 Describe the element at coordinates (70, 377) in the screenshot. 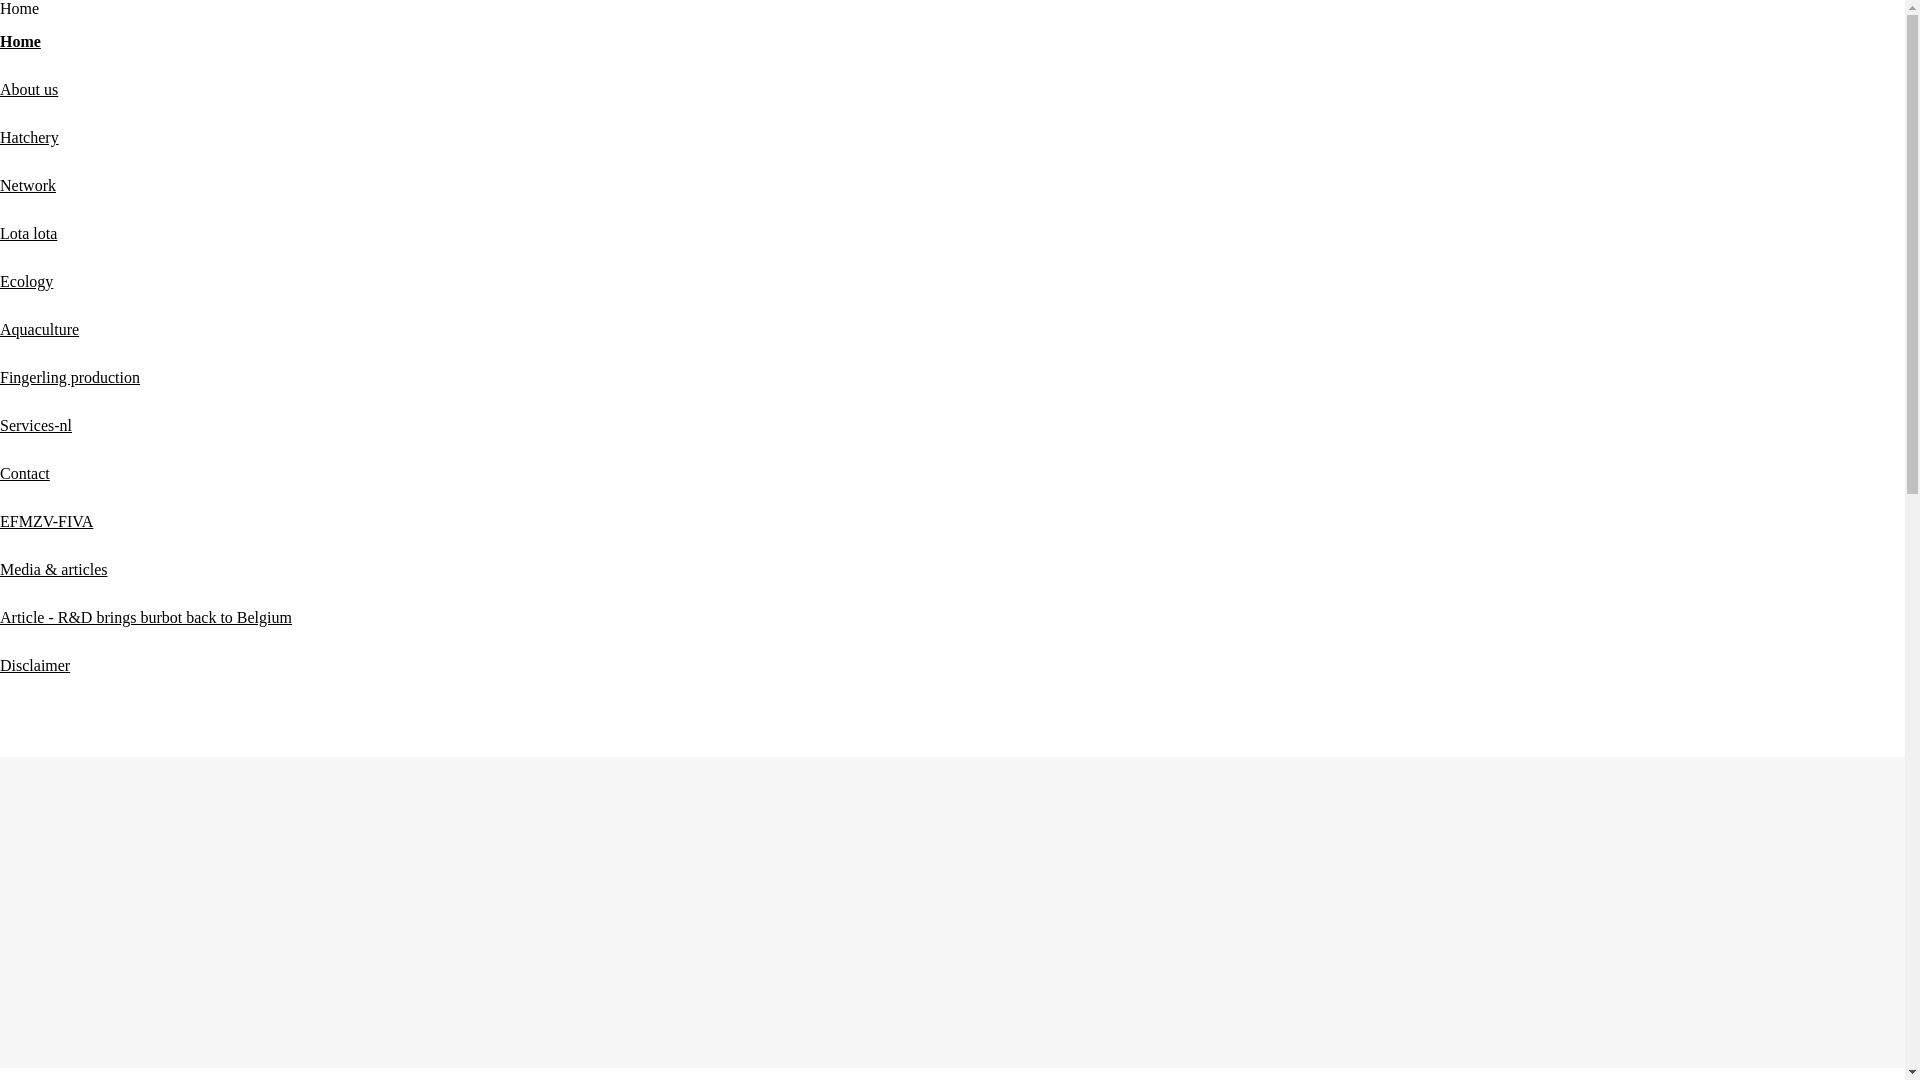

I see `'Fingerling production'` at that location.